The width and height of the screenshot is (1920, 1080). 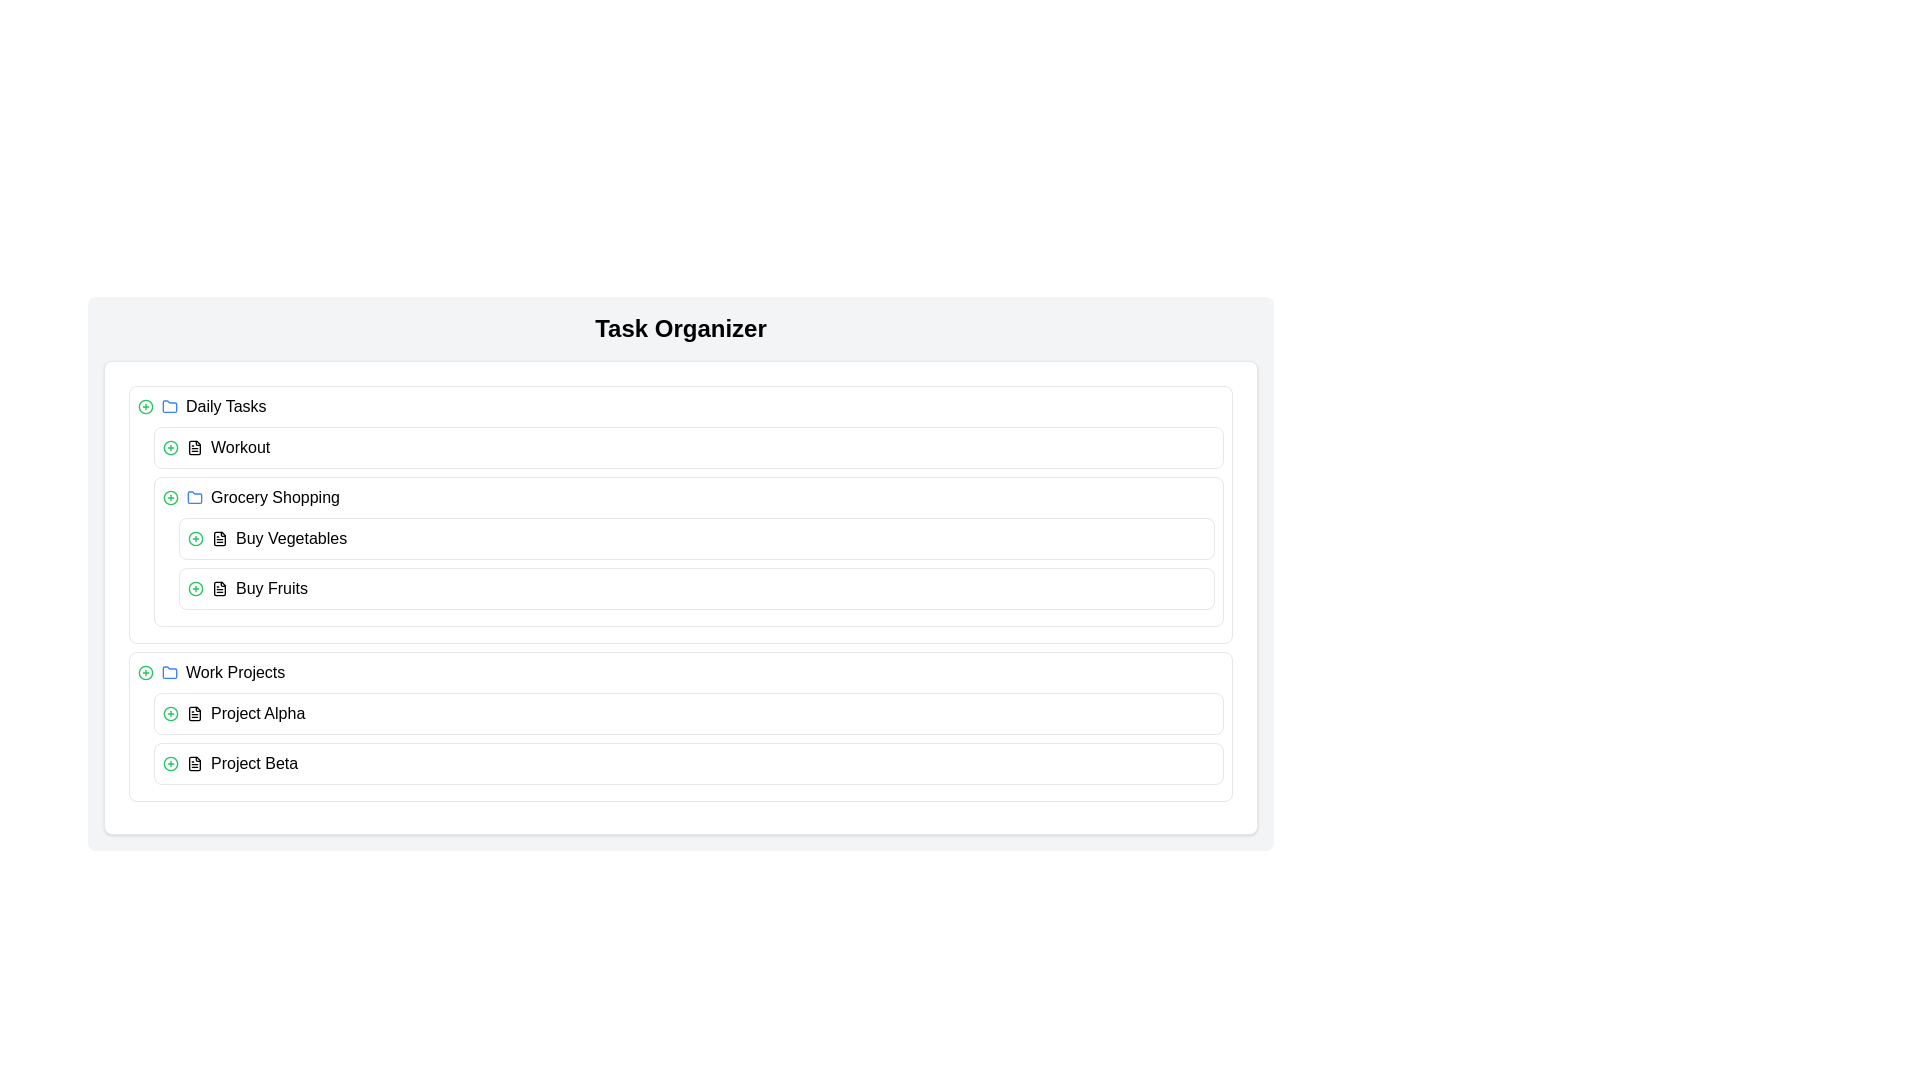 I want to click on the 'Add' button associated with the 'Project Alpha' task under the 'Work Projects' category, so click(x=171, y=712).